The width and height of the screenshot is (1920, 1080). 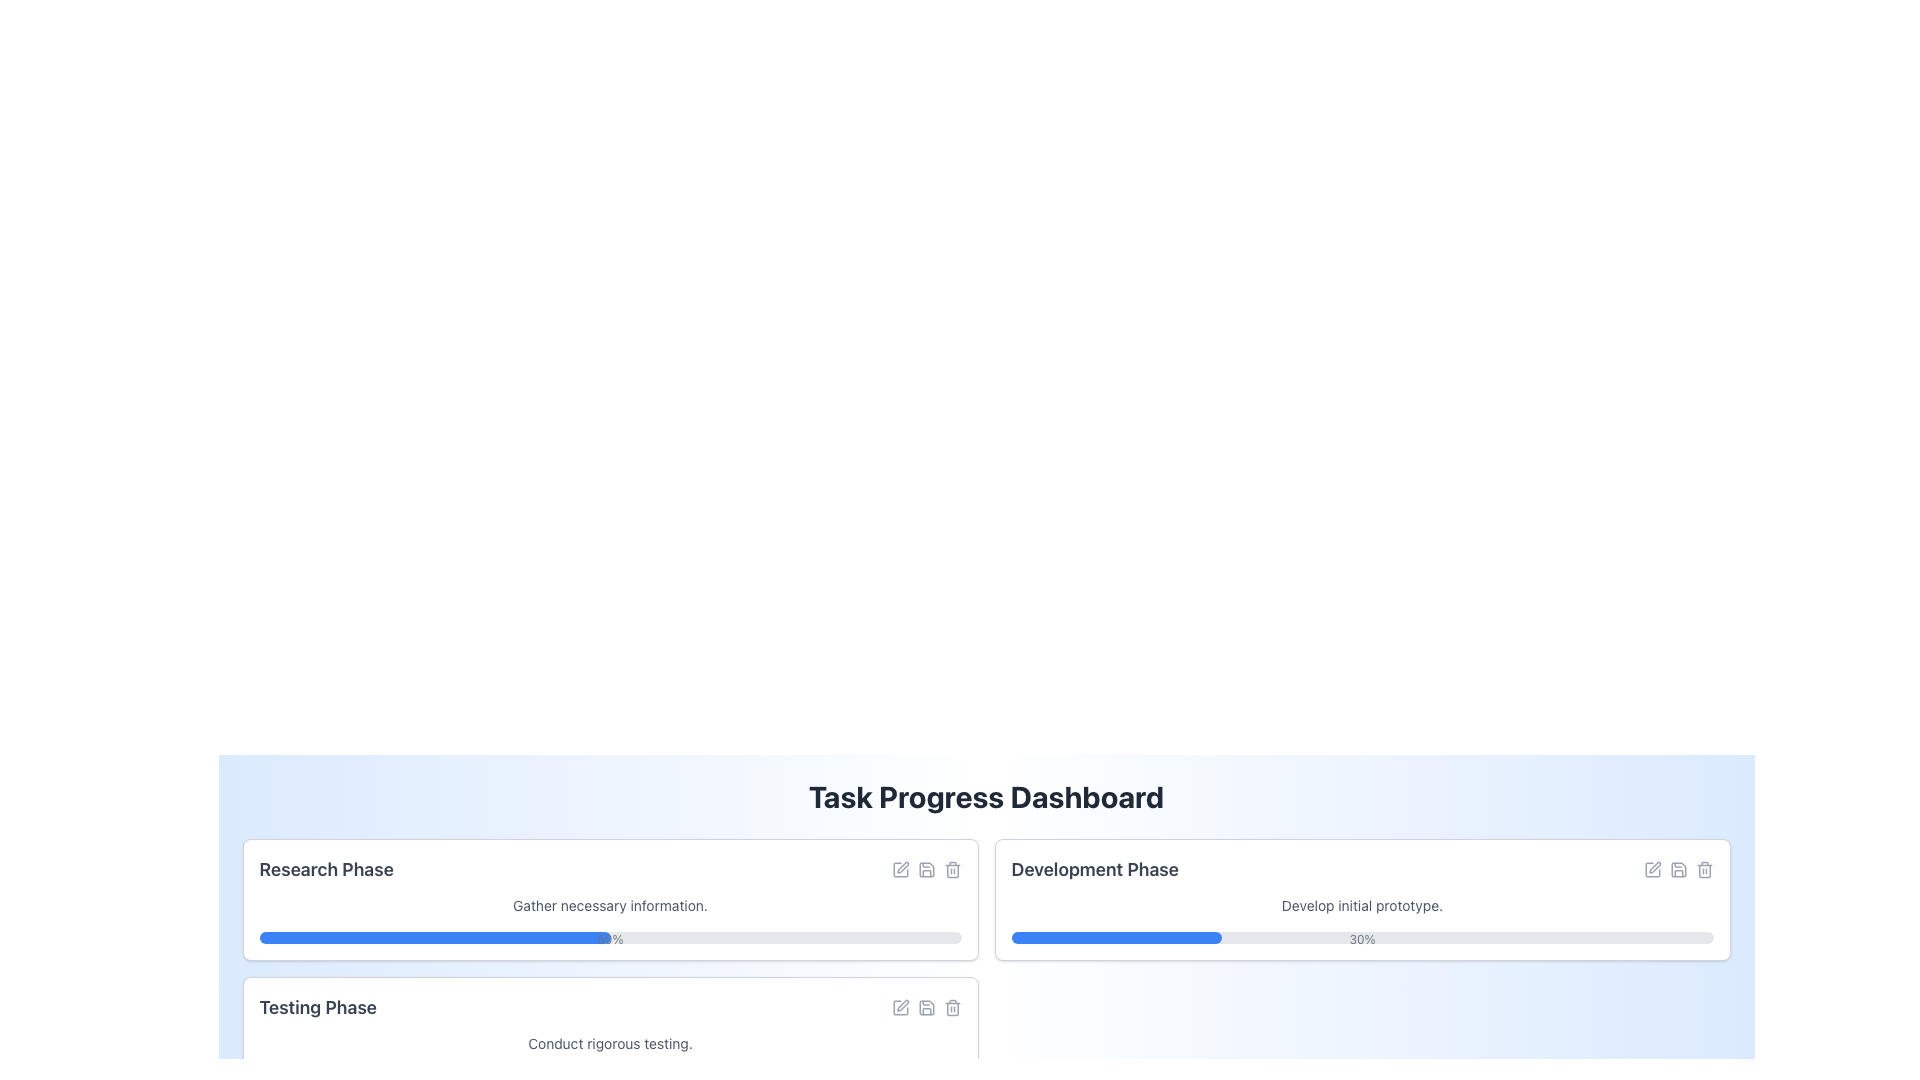 What do you see at coordinates (317, 1007) in the screenshot?
I see `the Text Label positioned in the second row, first column of the layout, serving as a title or heading` at bounding box center [317, 1007].